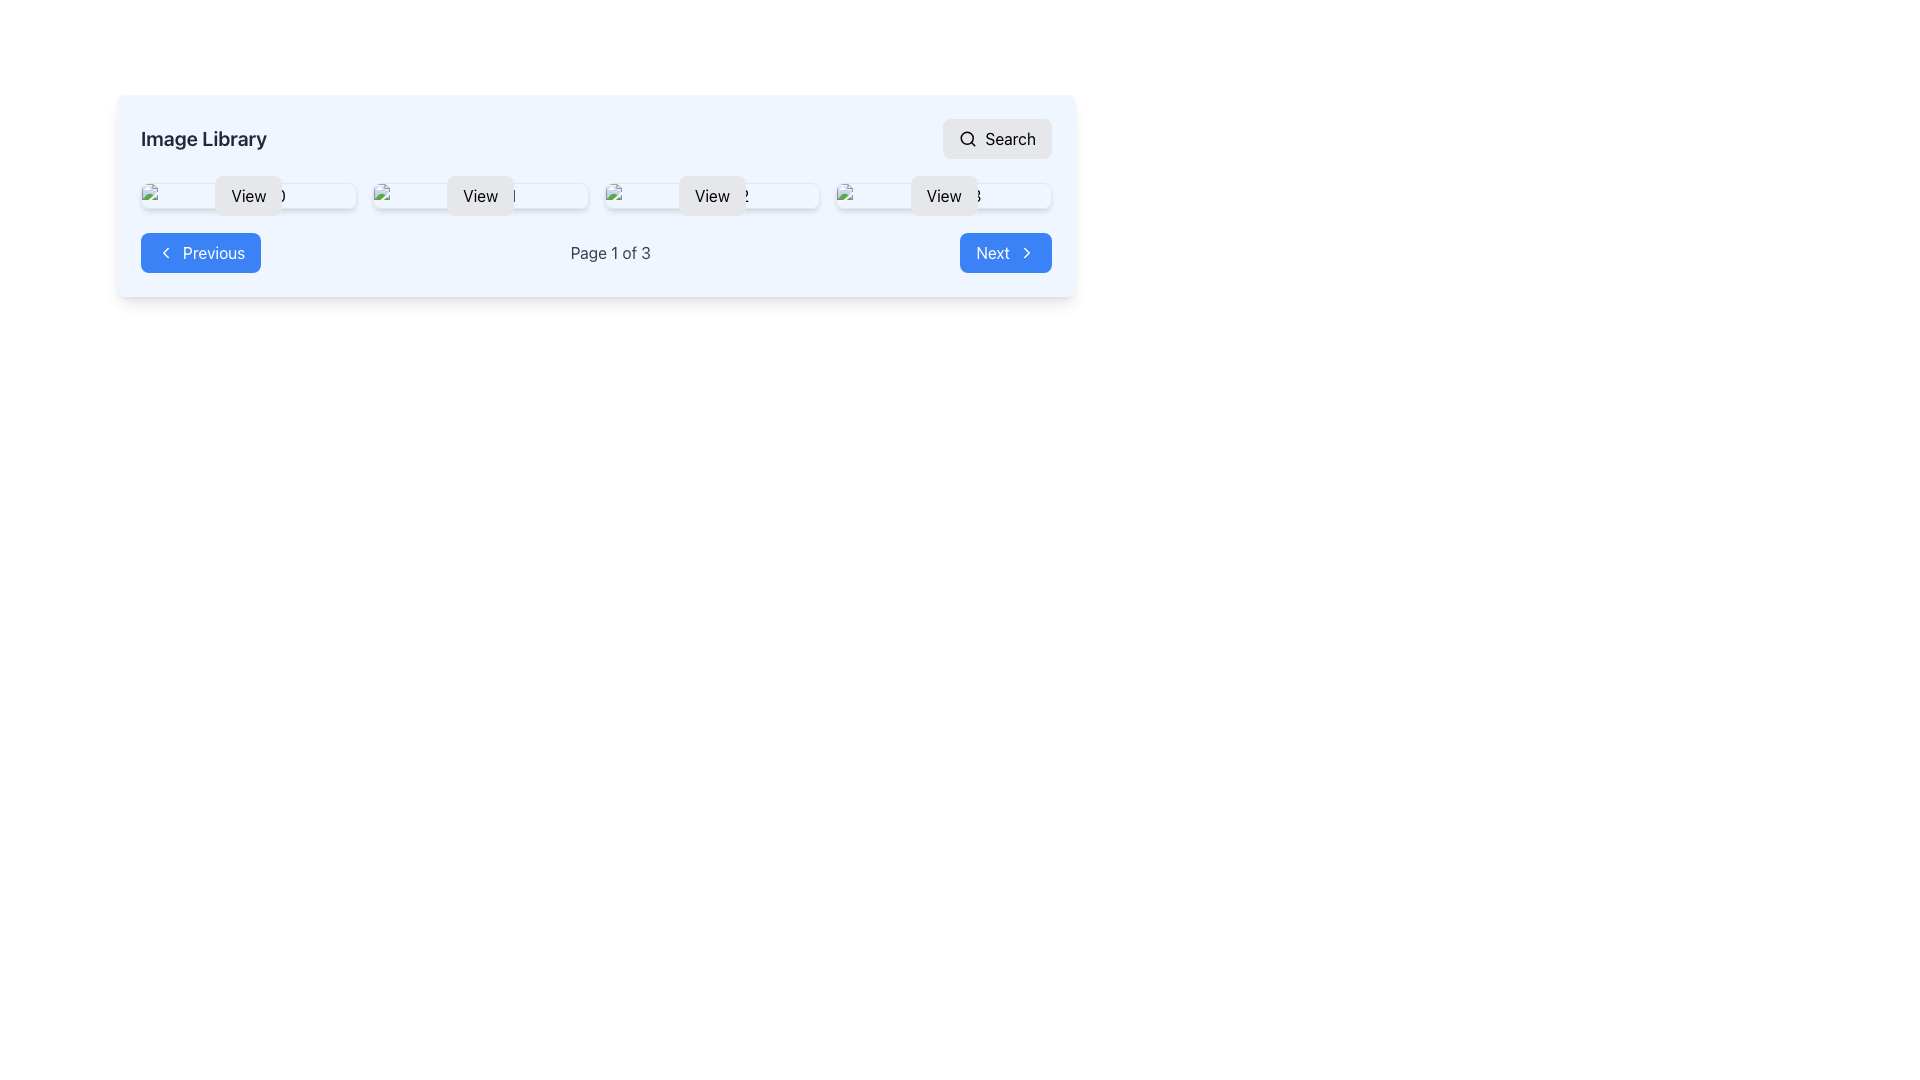 The width and height of the screenshot is (1920, 1080). Describe the element at coordinates (595, 196) in the screenshot. I see `the 'View' button in the Image Library` at that location.